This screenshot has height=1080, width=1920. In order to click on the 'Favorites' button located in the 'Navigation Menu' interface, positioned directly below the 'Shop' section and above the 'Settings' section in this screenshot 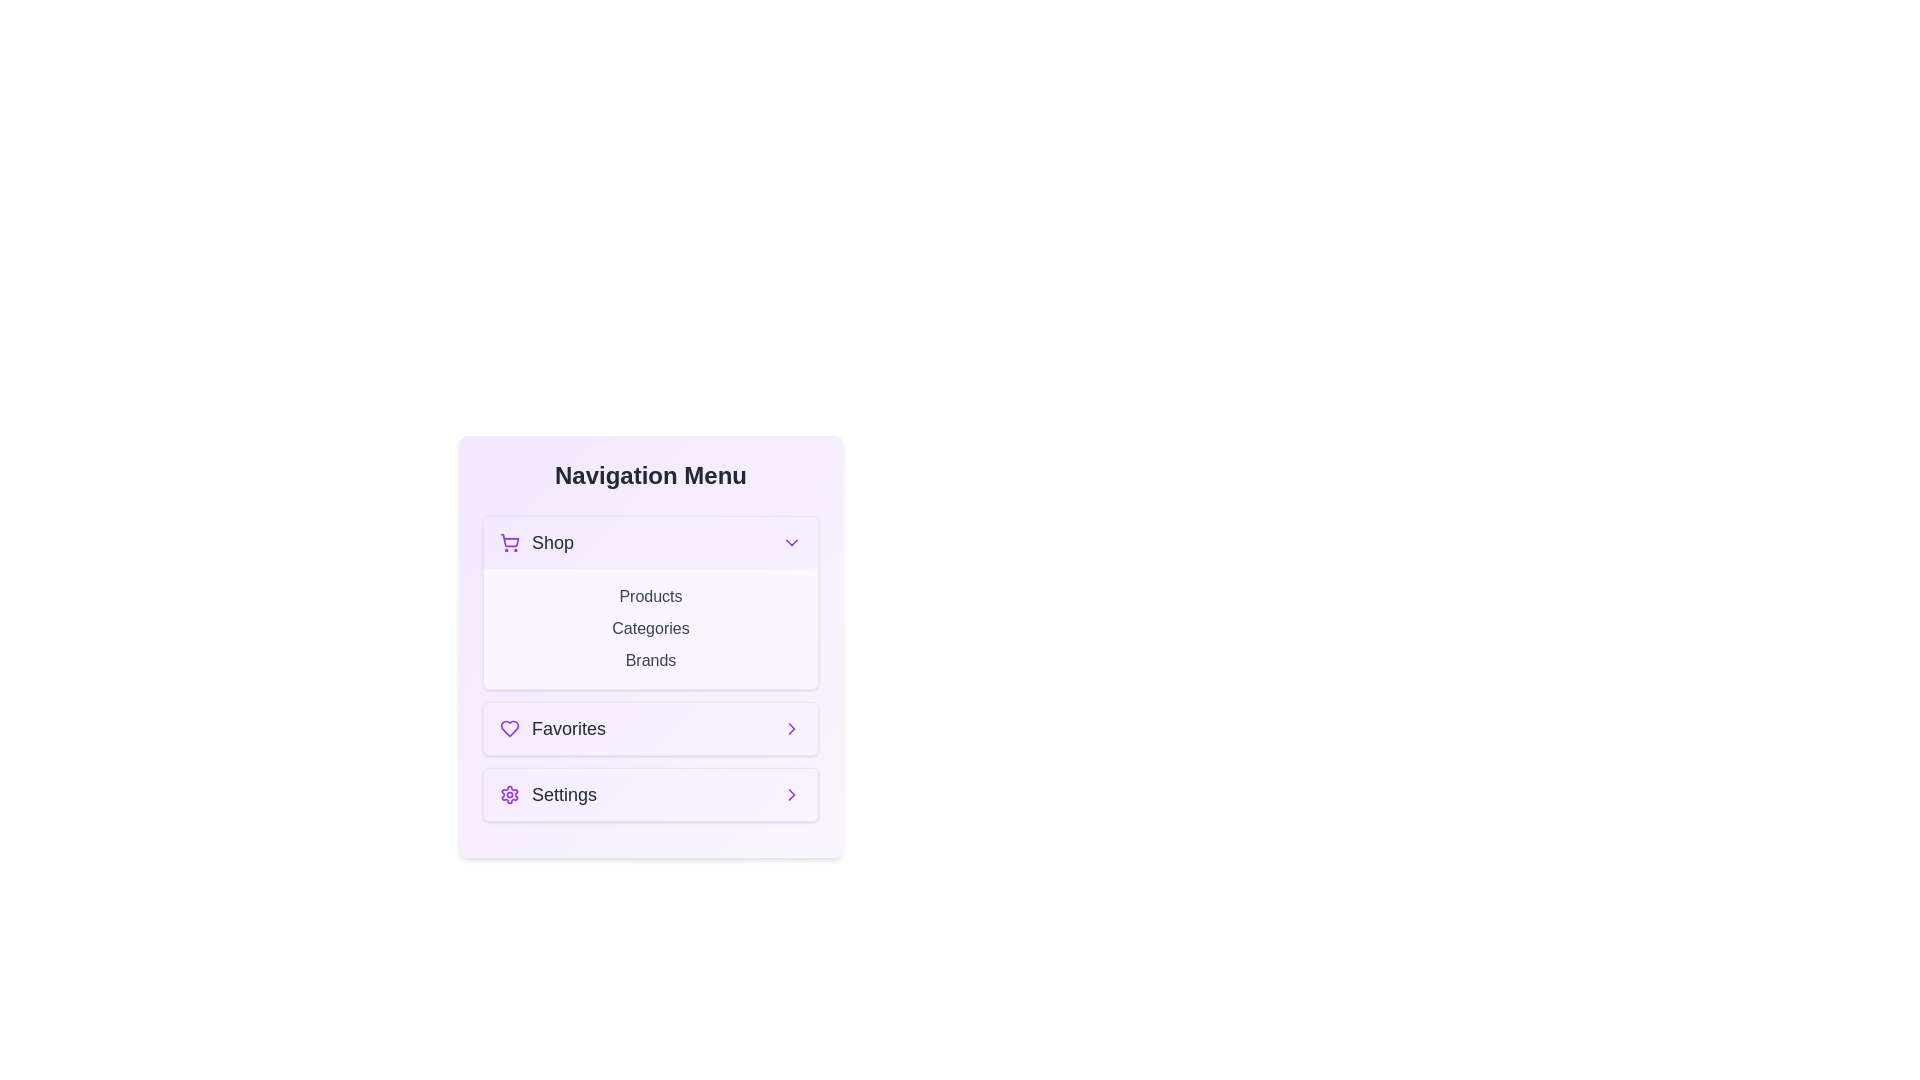, I will do `click(651, 729)`.